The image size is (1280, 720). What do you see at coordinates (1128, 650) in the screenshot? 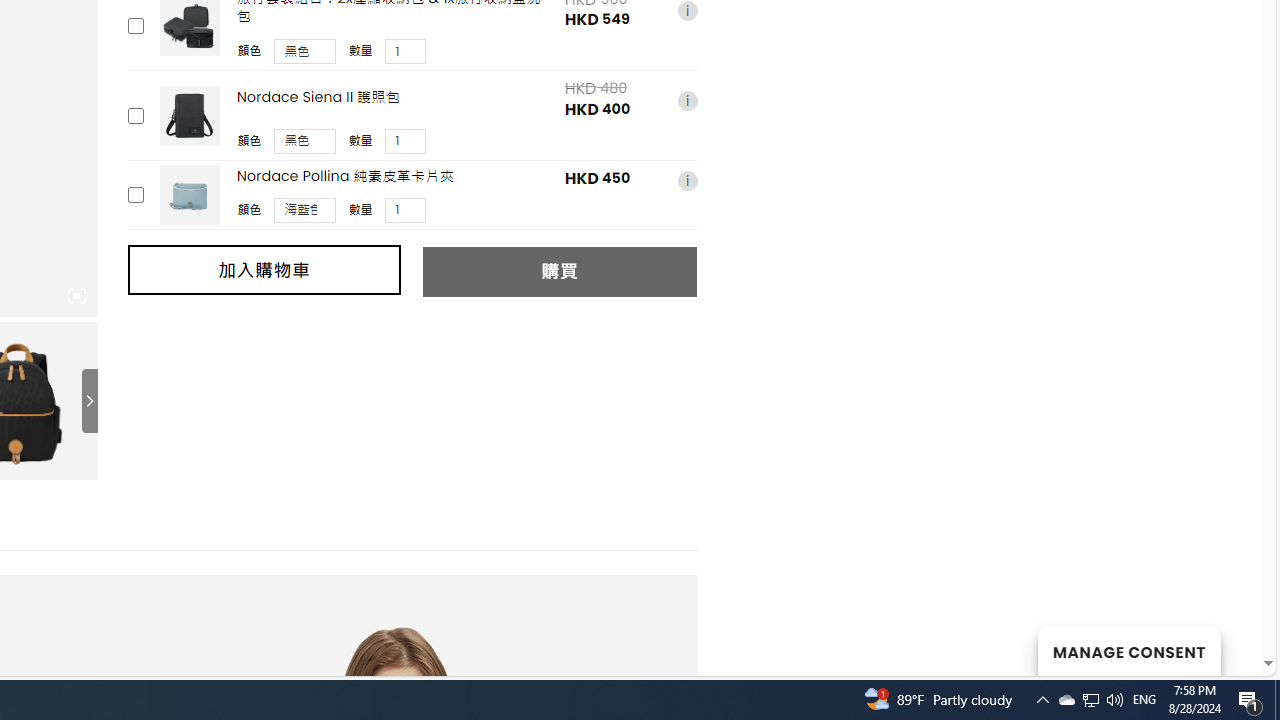
I see `'MANAGE CONSENT'` at bounding box center [1128, 650].